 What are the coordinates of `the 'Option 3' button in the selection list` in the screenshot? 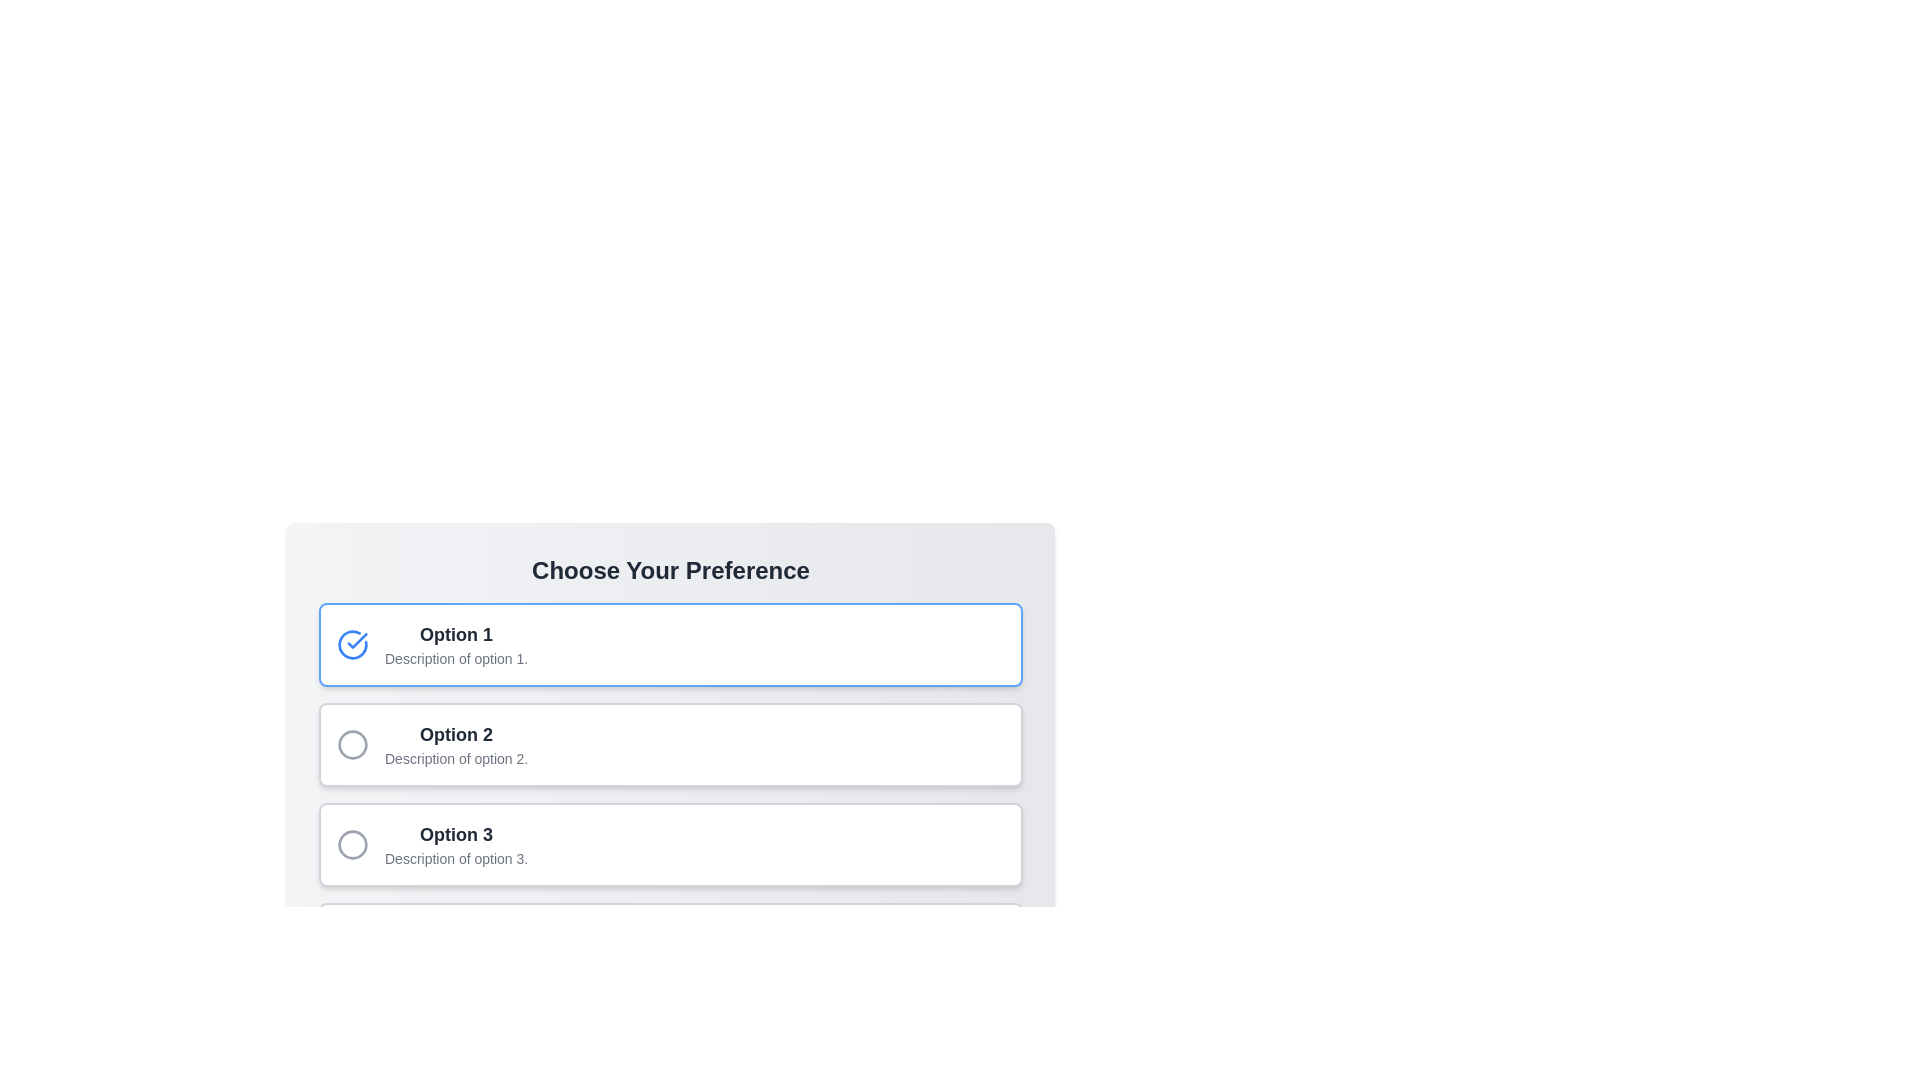 It's located at (455, 844).